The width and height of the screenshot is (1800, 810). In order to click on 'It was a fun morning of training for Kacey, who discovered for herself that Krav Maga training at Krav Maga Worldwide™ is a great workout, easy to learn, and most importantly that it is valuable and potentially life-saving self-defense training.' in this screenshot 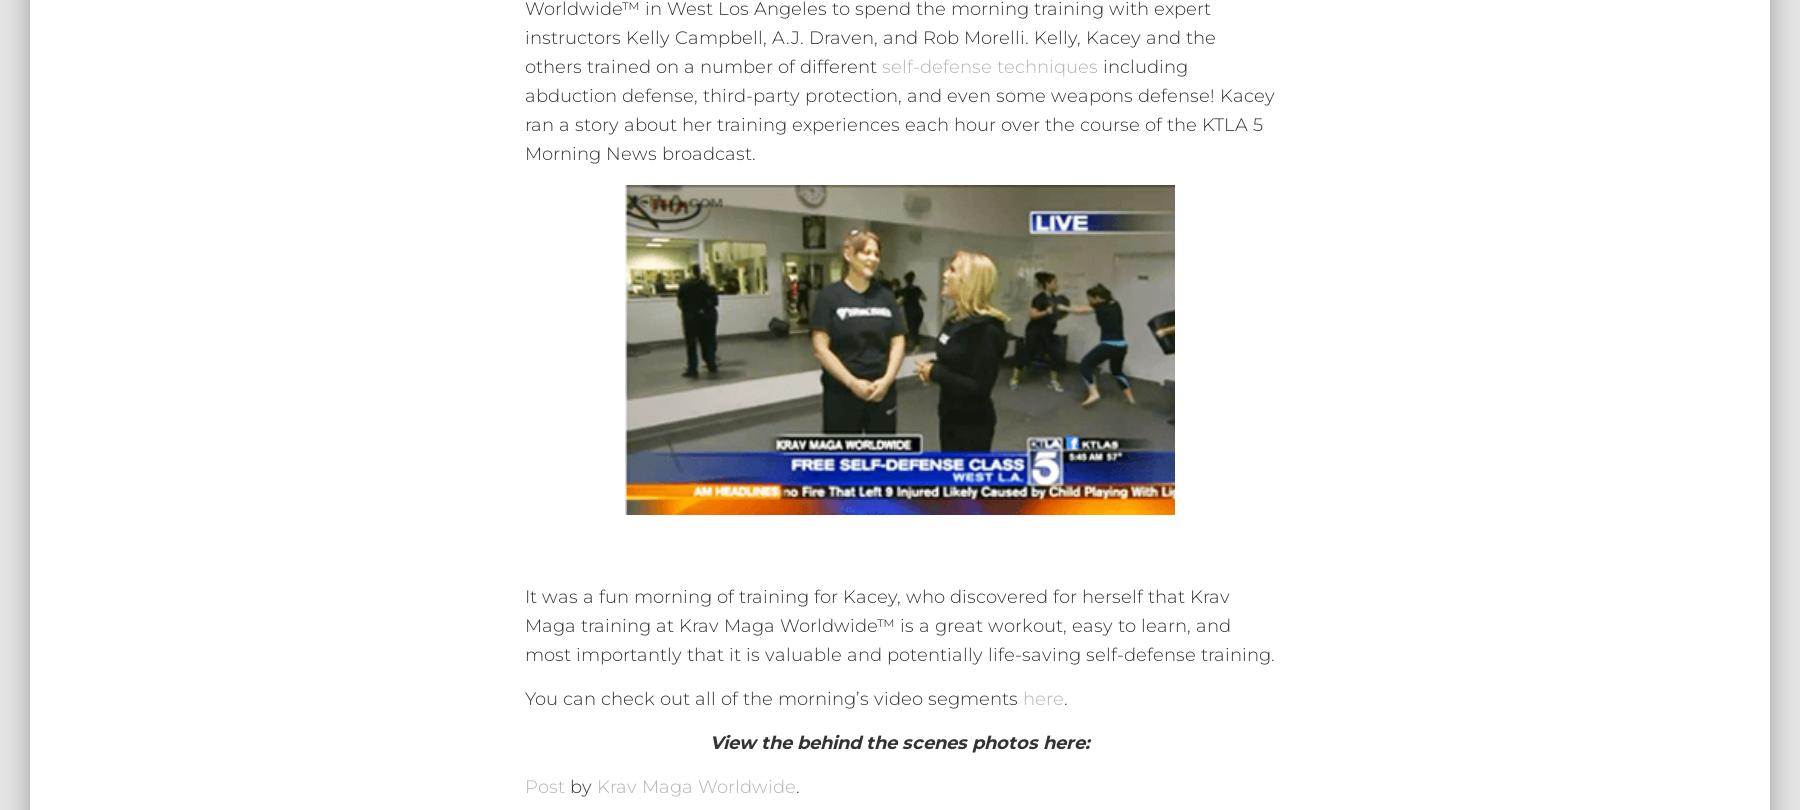, I will do `click(900, 623)`.